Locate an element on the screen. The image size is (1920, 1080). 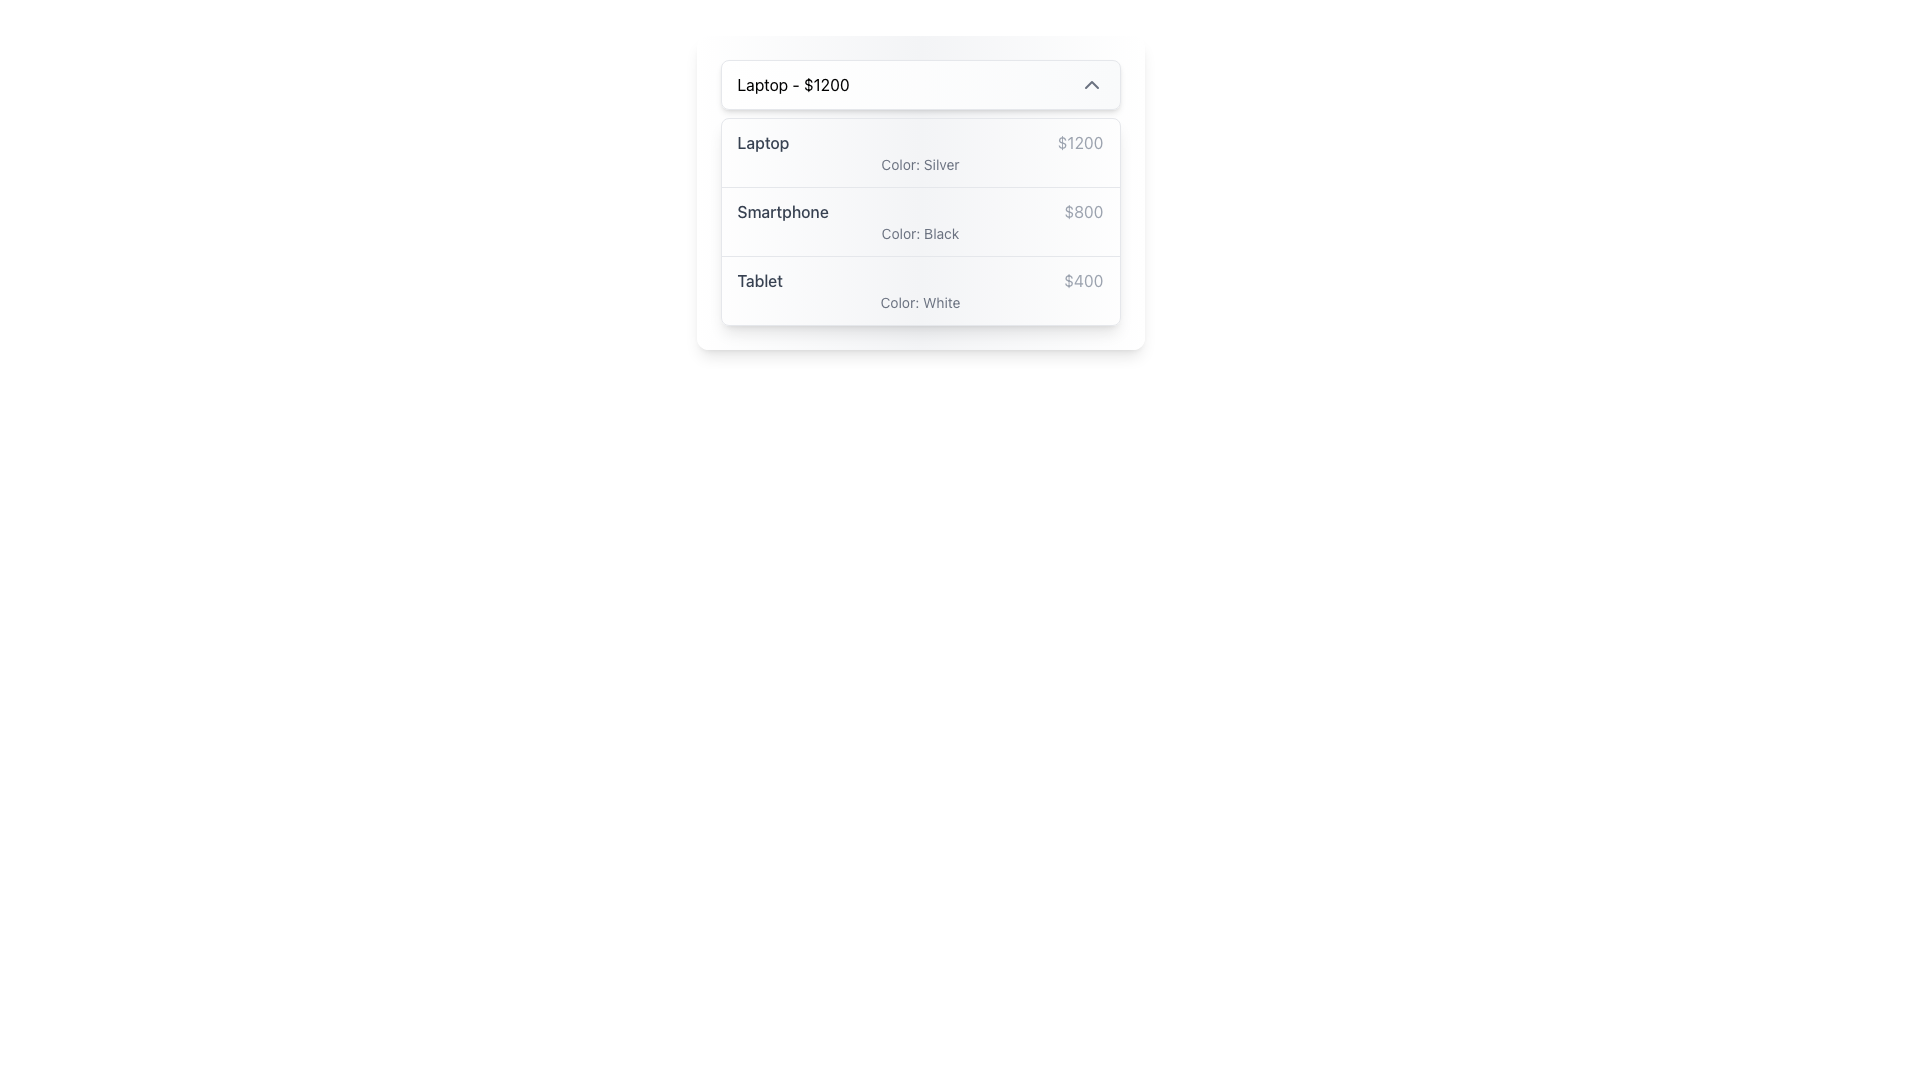
the list of items which includes Laptop, Smartphone, and Tablet is located at coordinates (919, 222).